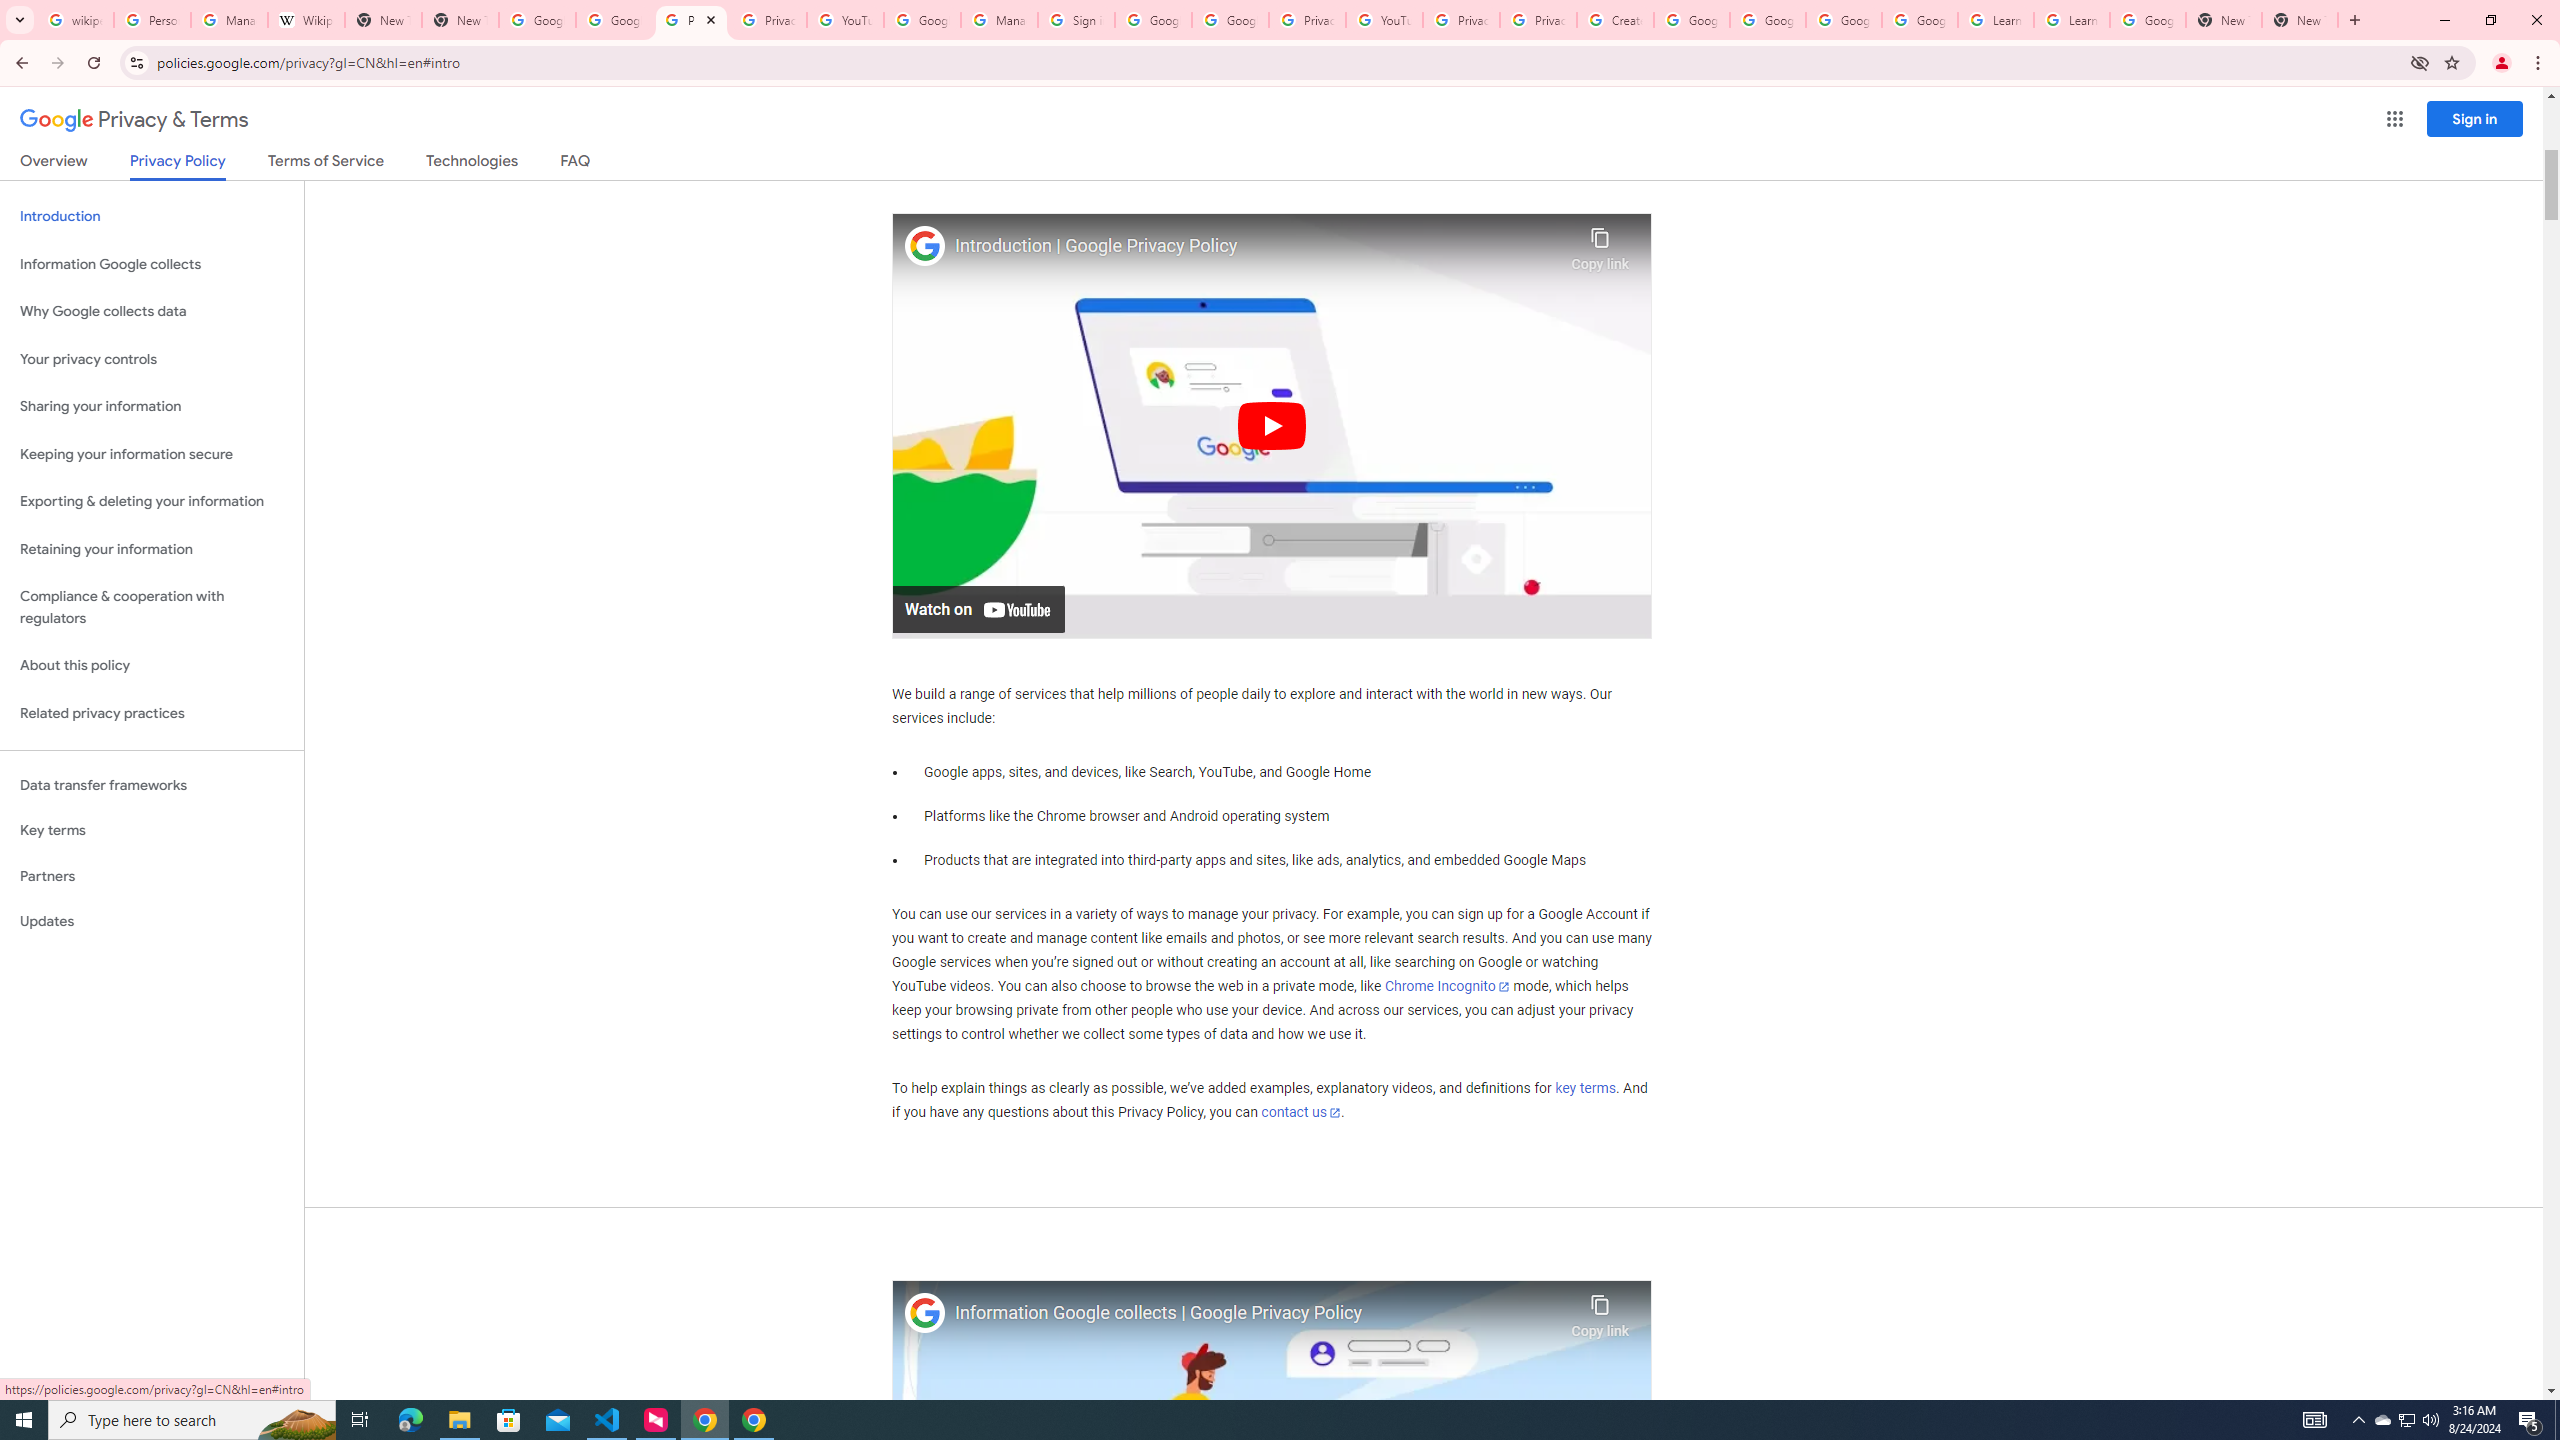 The height and width of the screenshot is (1440, 2560). Describe the element at coordinates (2147, 19) in the screenshot. I see `'Google Account'` at that location.